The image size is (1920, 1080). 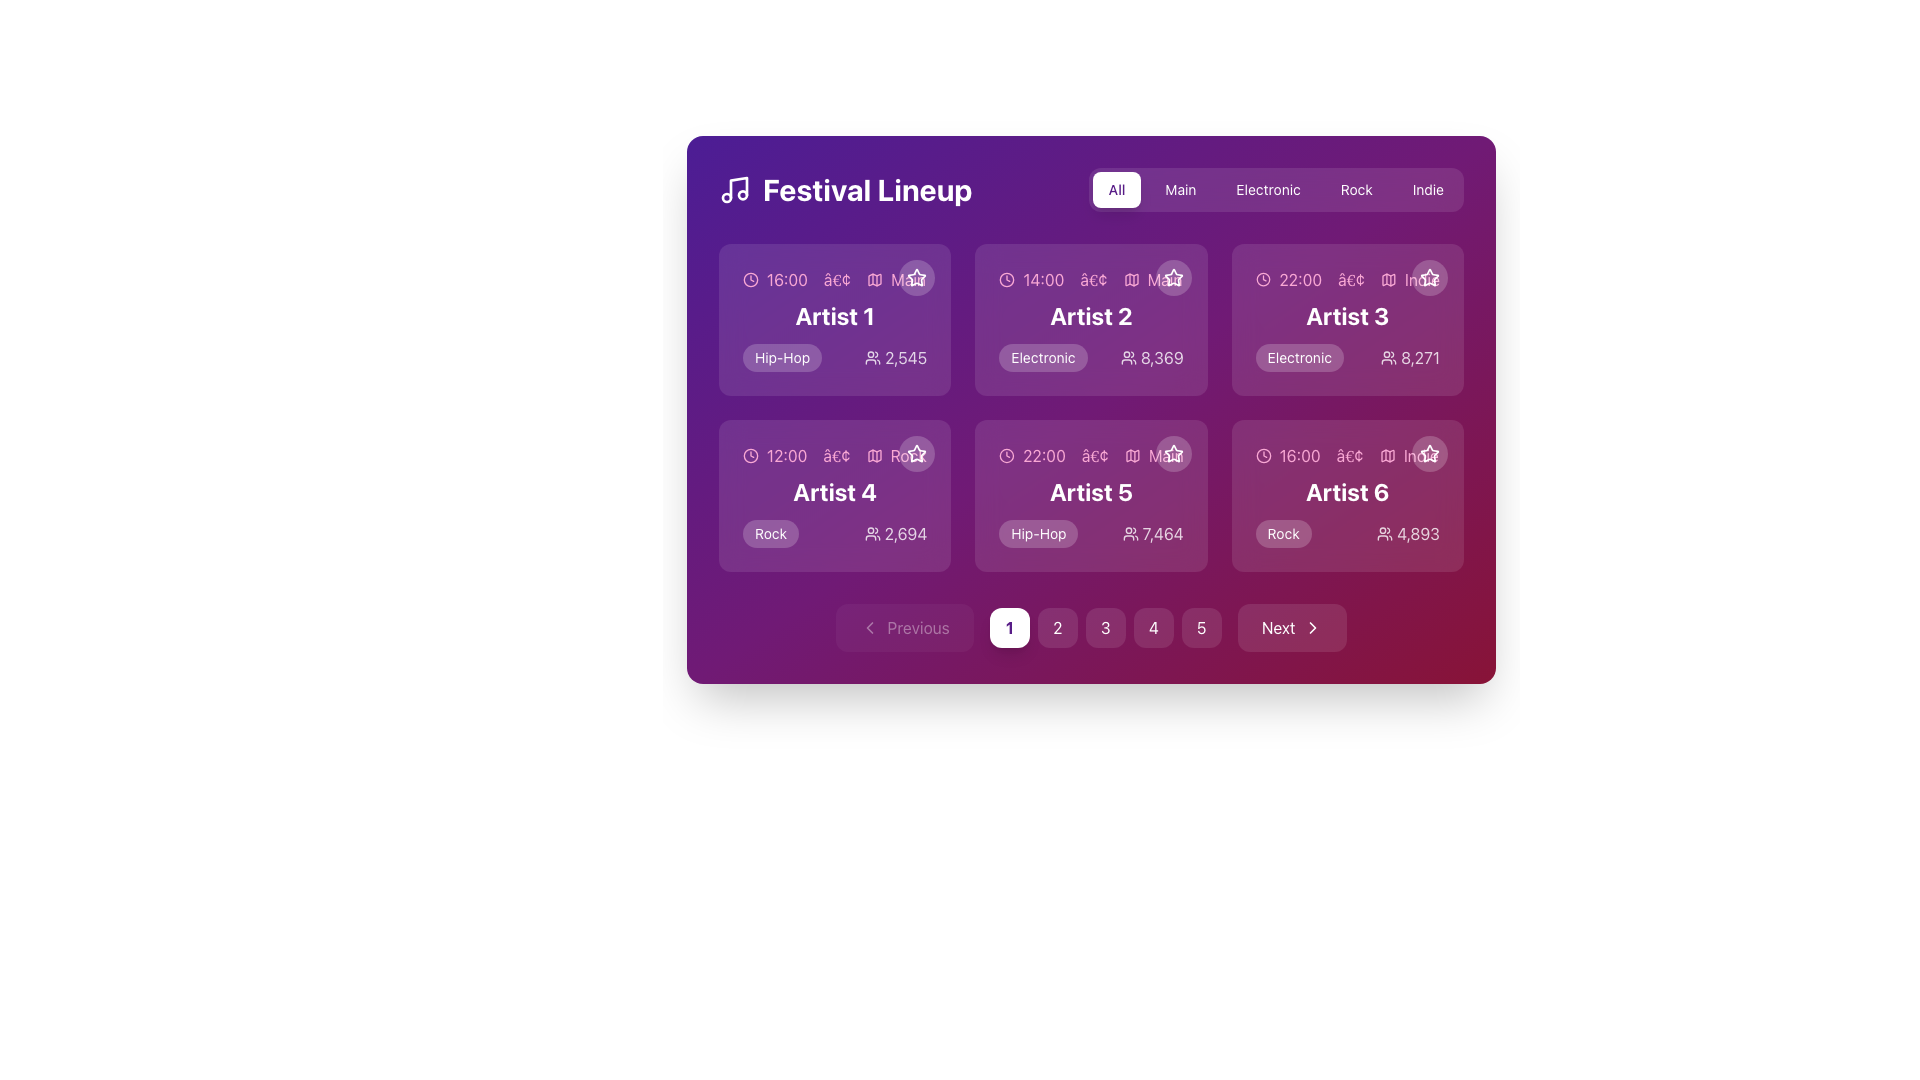 I want to click on small gray icon representing a users group located to the left of the text '8,271' in the event details section for 'Artist 3', so click(x=1388, y=357).